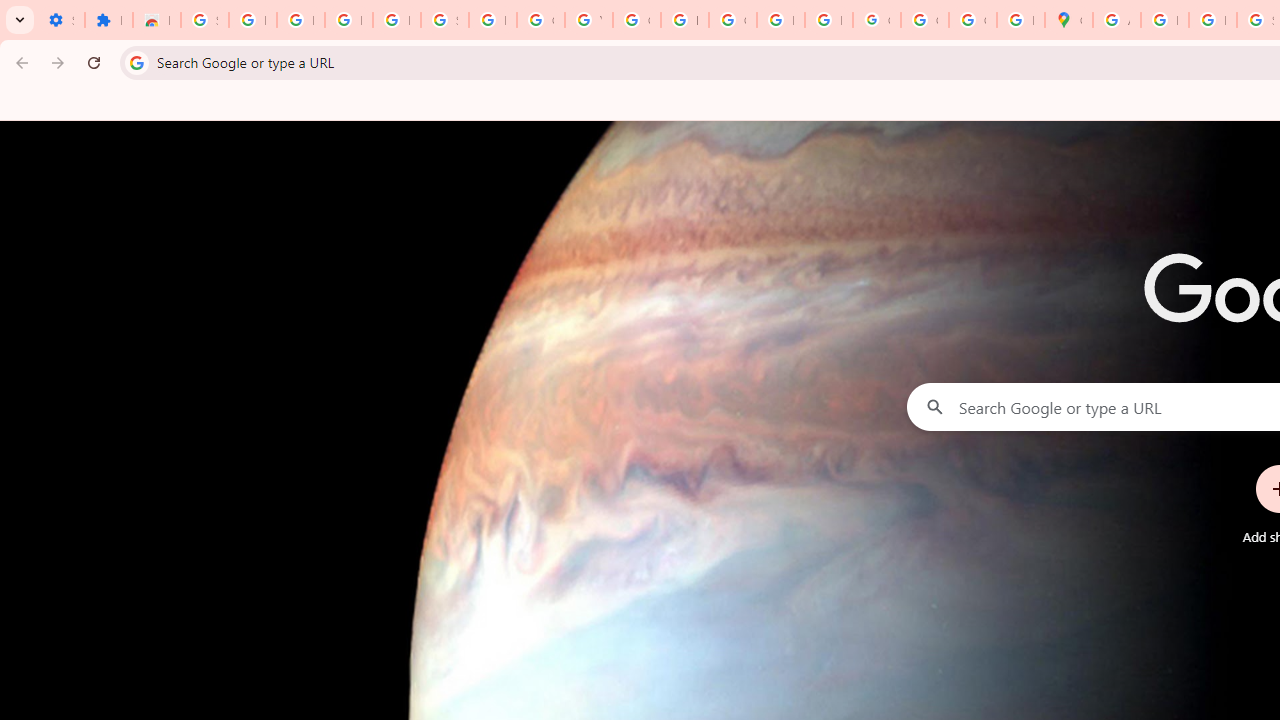 The image size is (1280, 720). I want to click on 'YouTube', so click(587, 20).